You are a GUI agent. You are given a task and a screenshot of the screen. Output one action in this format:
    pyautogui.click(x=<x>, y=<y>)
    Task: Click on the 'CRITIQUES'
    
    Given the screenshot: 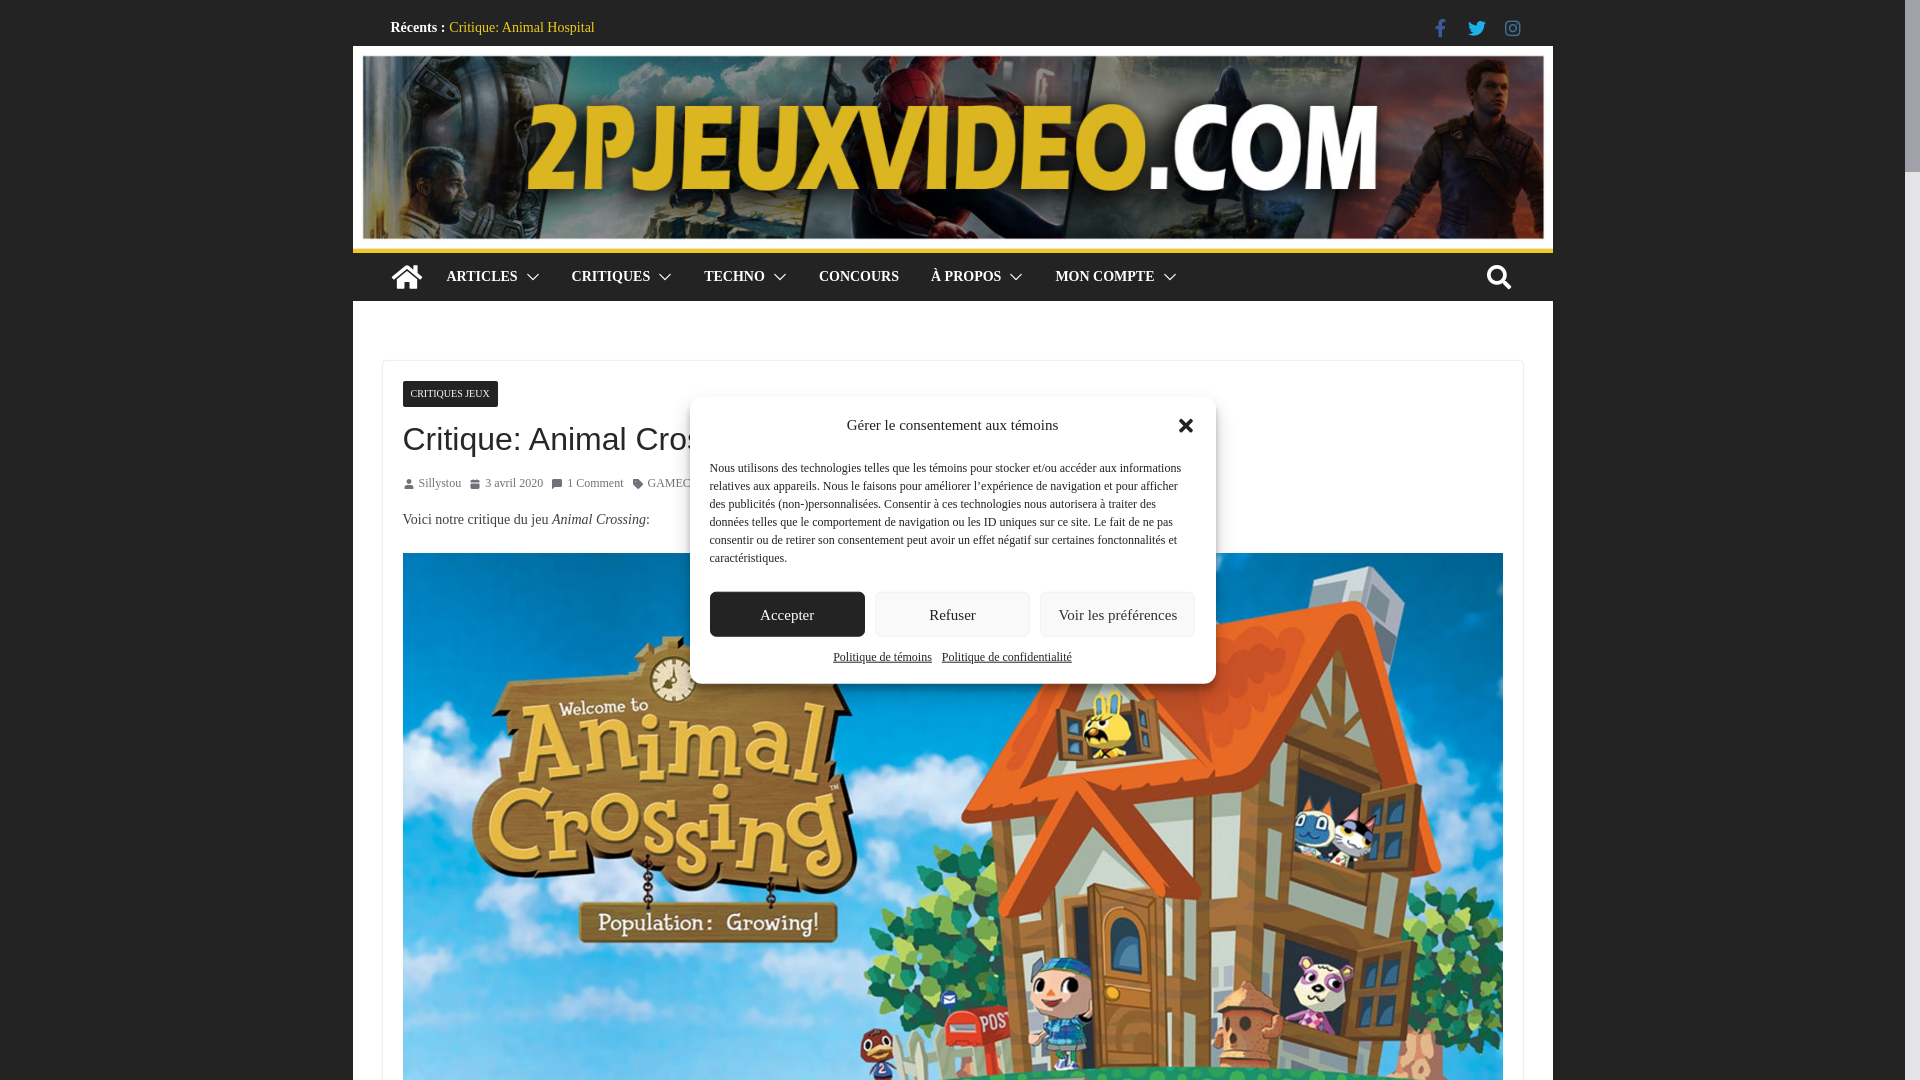 What is the action you would take?
    pyautogui.click(x=610, y=277)
    